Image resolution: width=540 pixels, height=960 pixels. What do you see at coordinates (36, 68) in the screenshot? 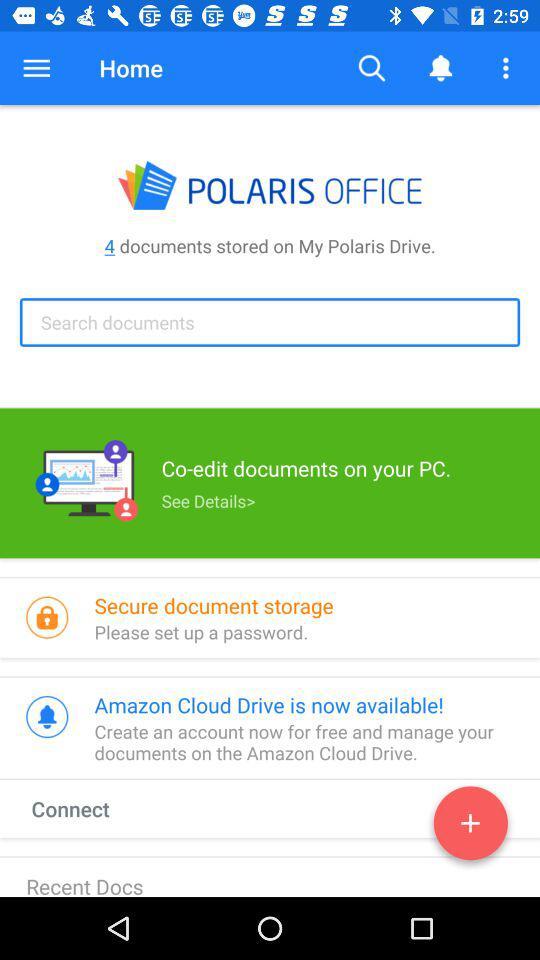
I see `icon to the left of the home button` at bounding box center [36, 68].